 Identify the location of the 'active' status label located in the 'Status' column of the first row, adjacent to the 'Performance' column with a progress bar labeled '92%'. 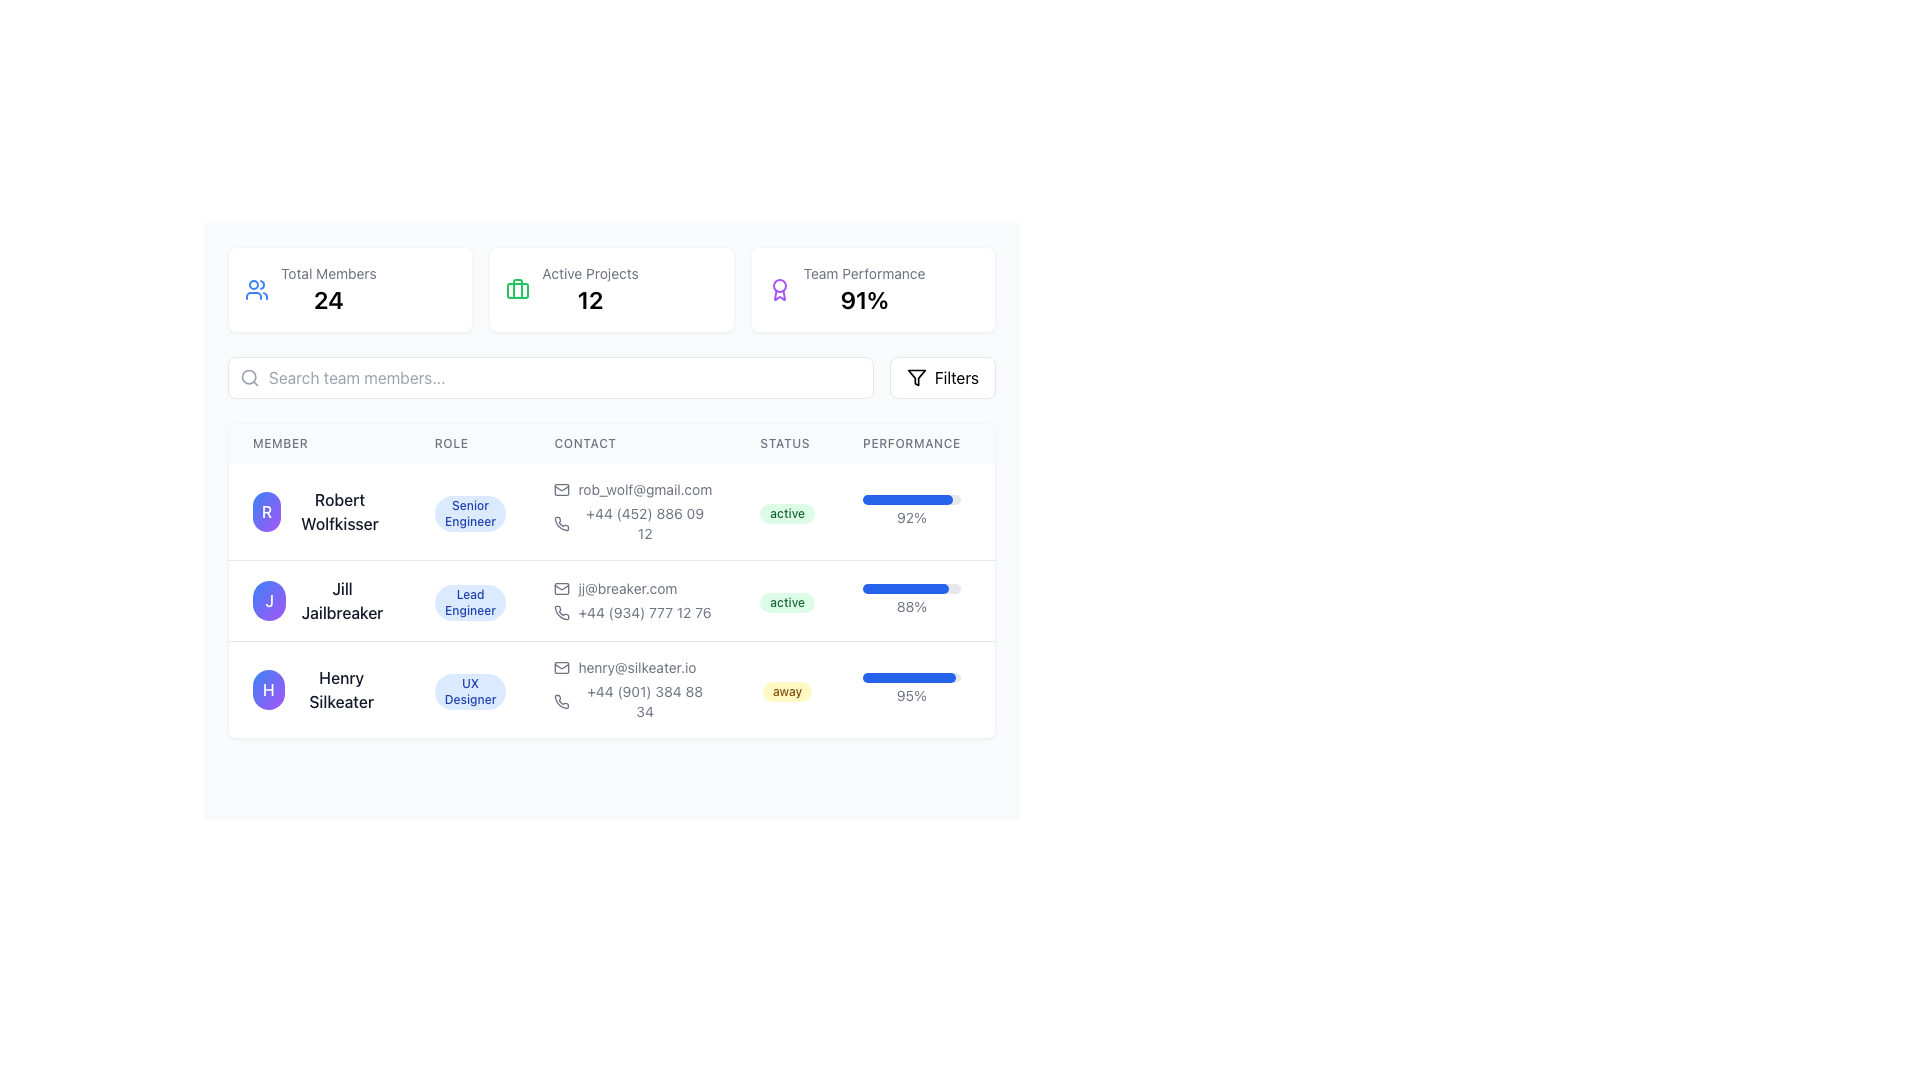
(786, 511).